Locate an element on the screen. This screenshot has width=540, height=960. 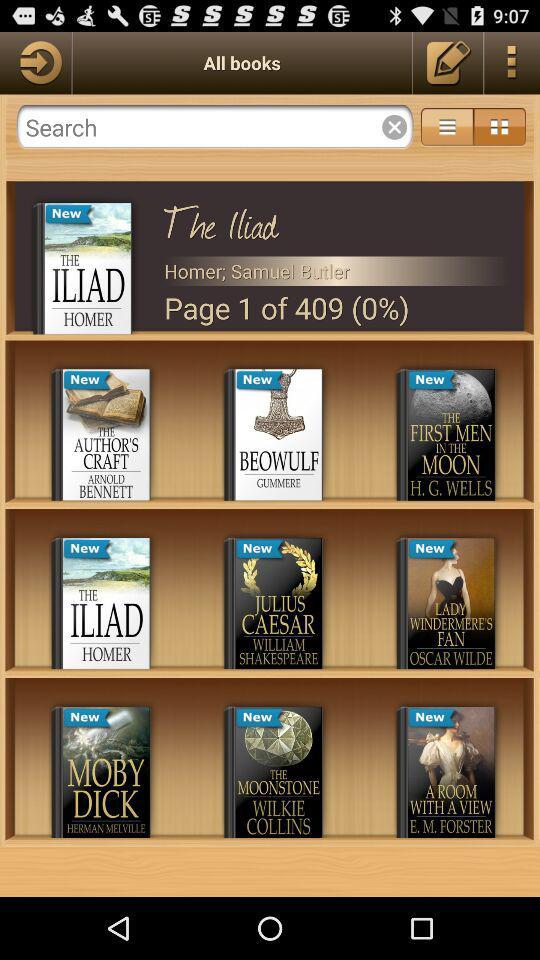
the icon above the iliad is located at coordinates (498, 126).